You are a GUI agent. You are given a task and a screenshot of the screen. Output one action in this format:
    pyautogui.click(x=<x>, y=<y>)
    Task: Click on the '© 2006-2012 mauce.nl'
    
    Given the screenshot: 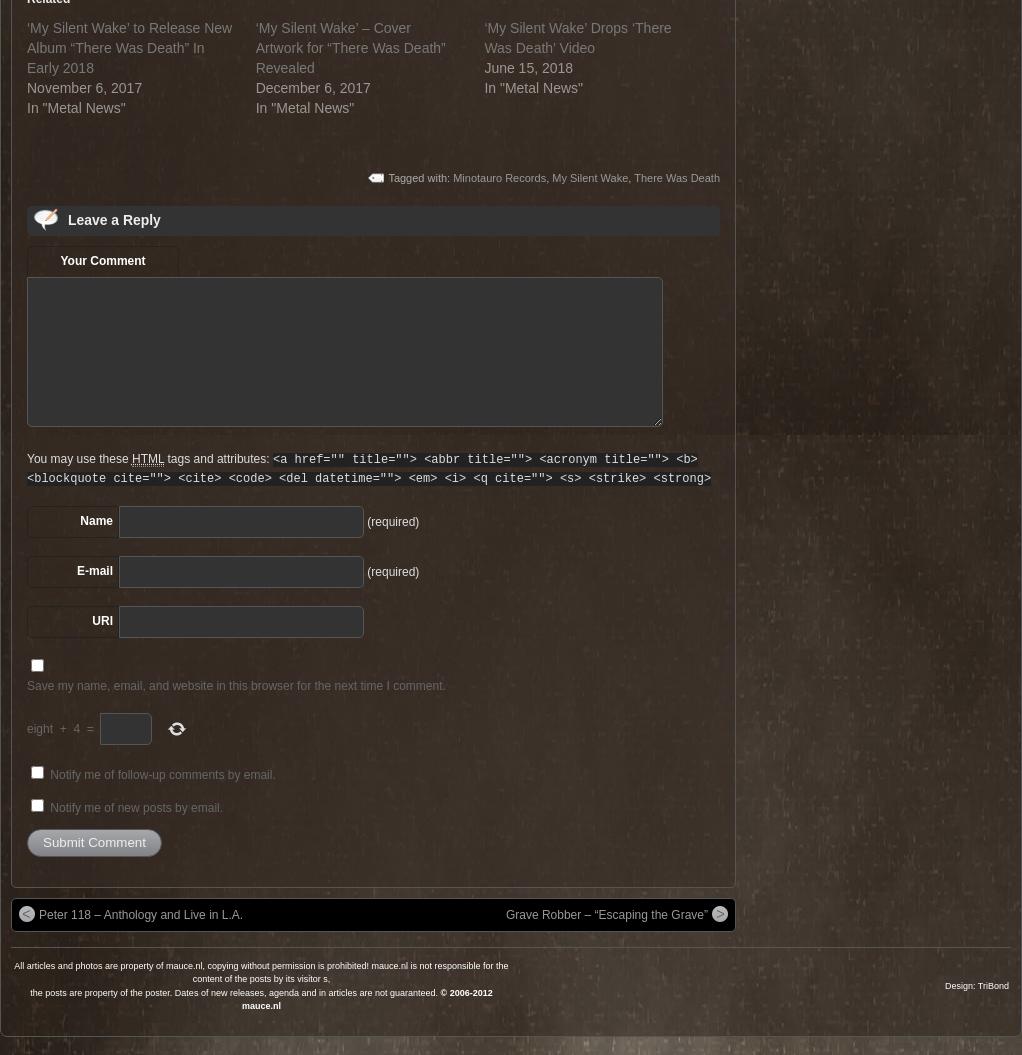 What is the action you would take?
    pyautogui.click(x=365, y=997)
    